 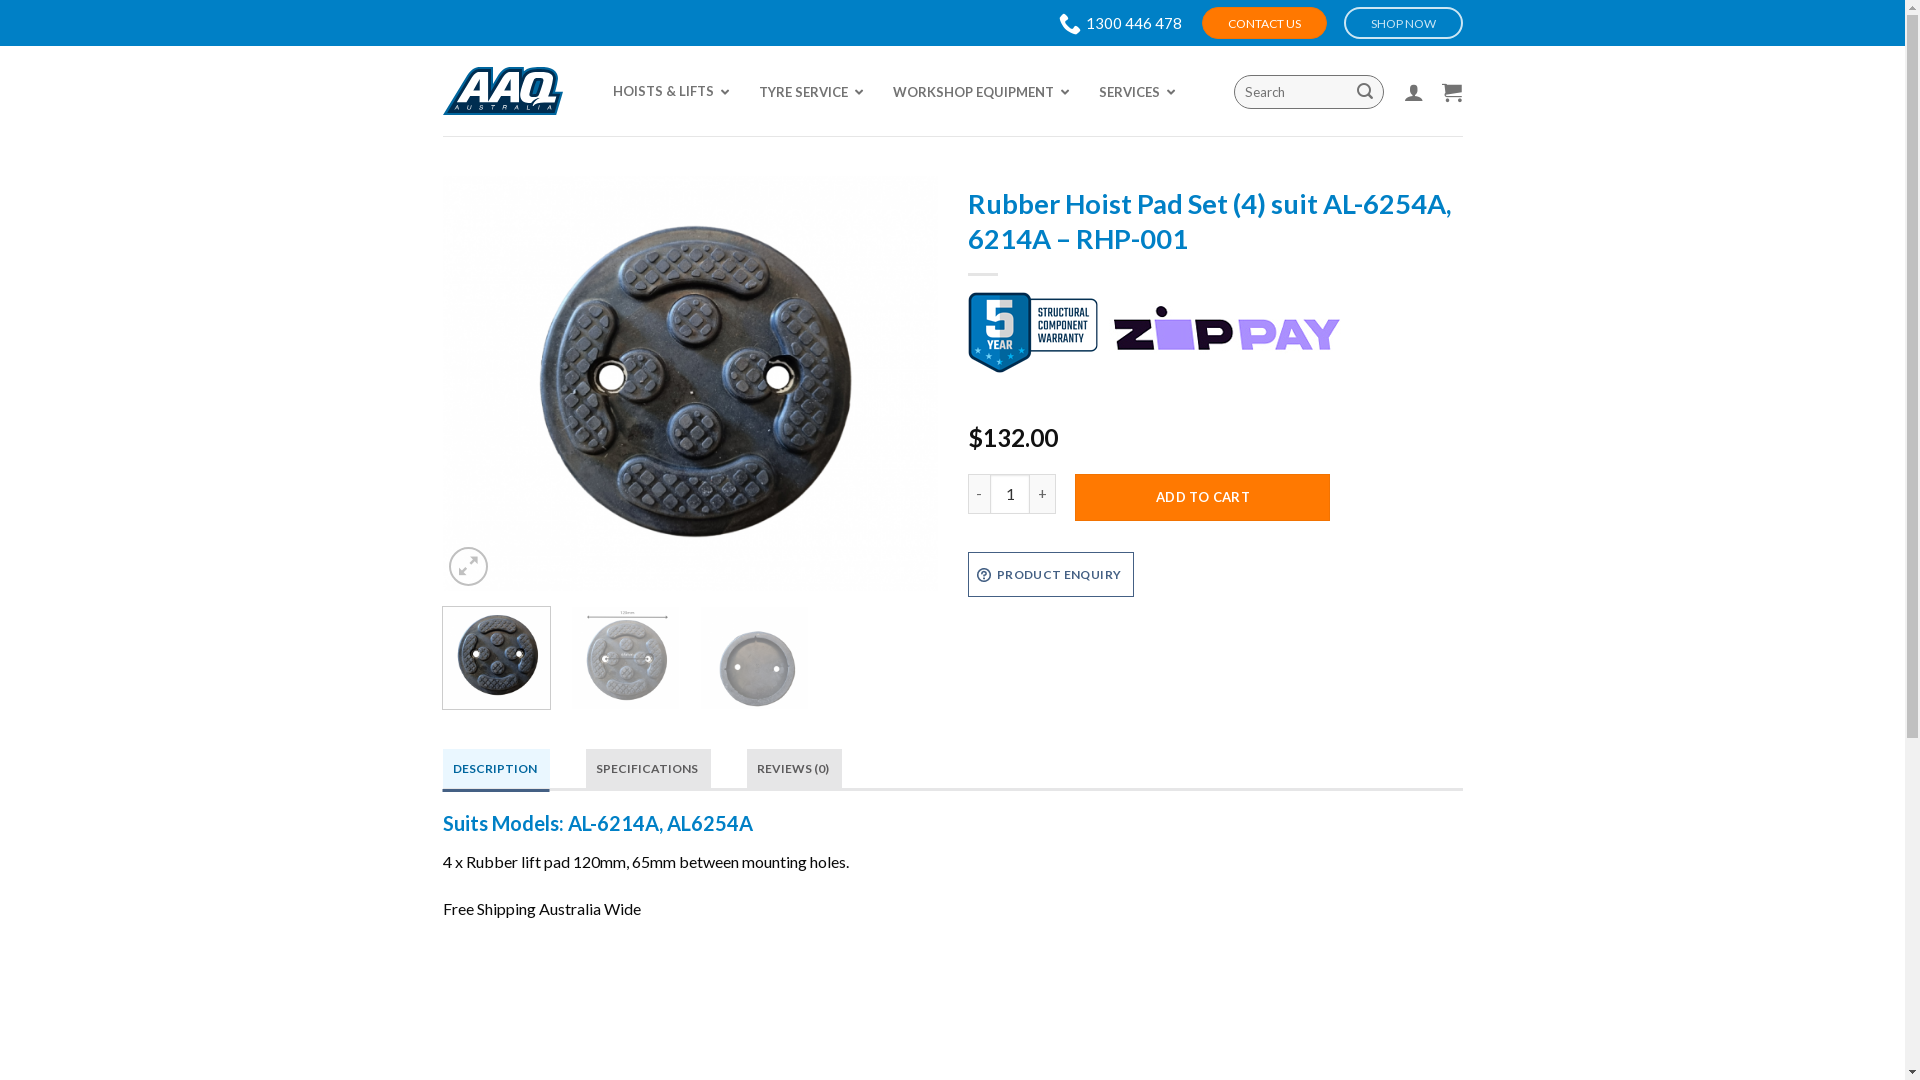 What do you see at coordinates (974, 92) in the screenshot?
I see `'WORKSHOP EQUIPMENT'` at bounding box center [974, 92].